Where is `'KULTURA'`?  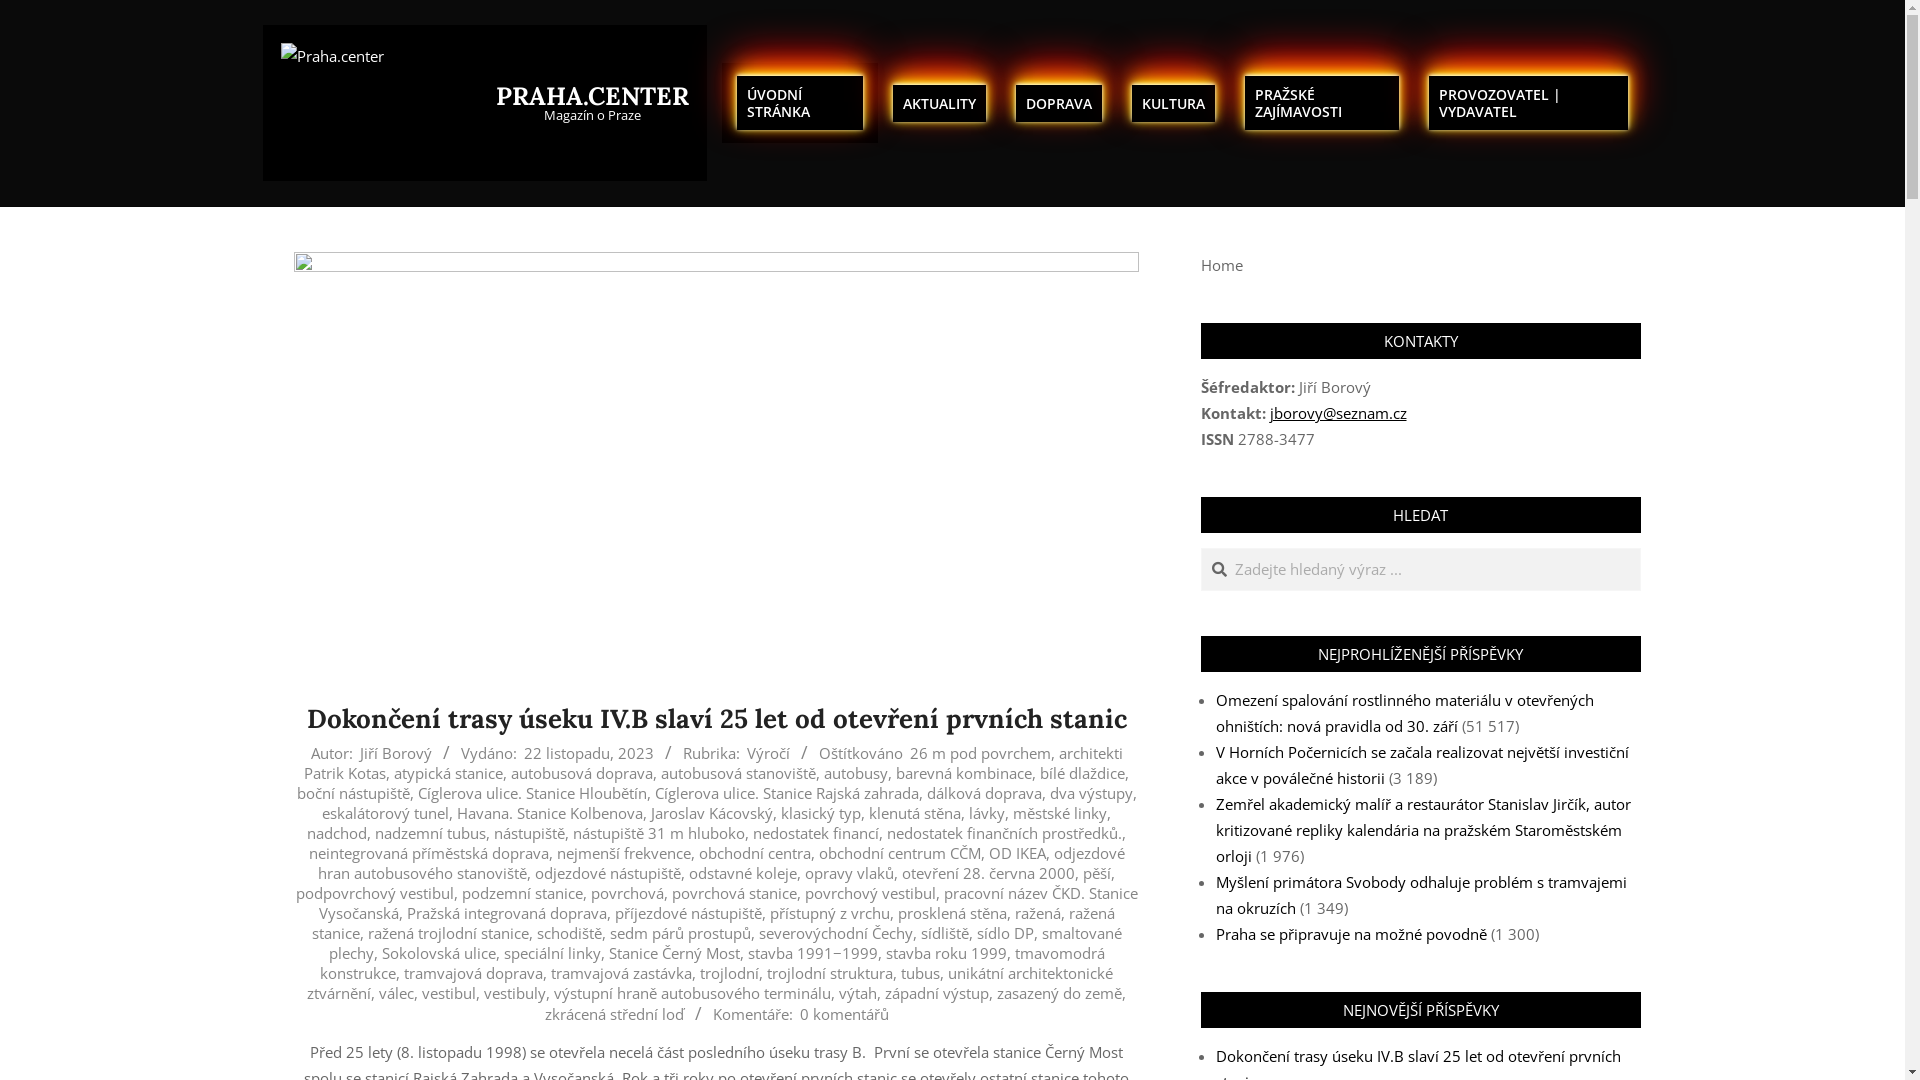
'KULTURA' is located at coordinates (1173, 103).